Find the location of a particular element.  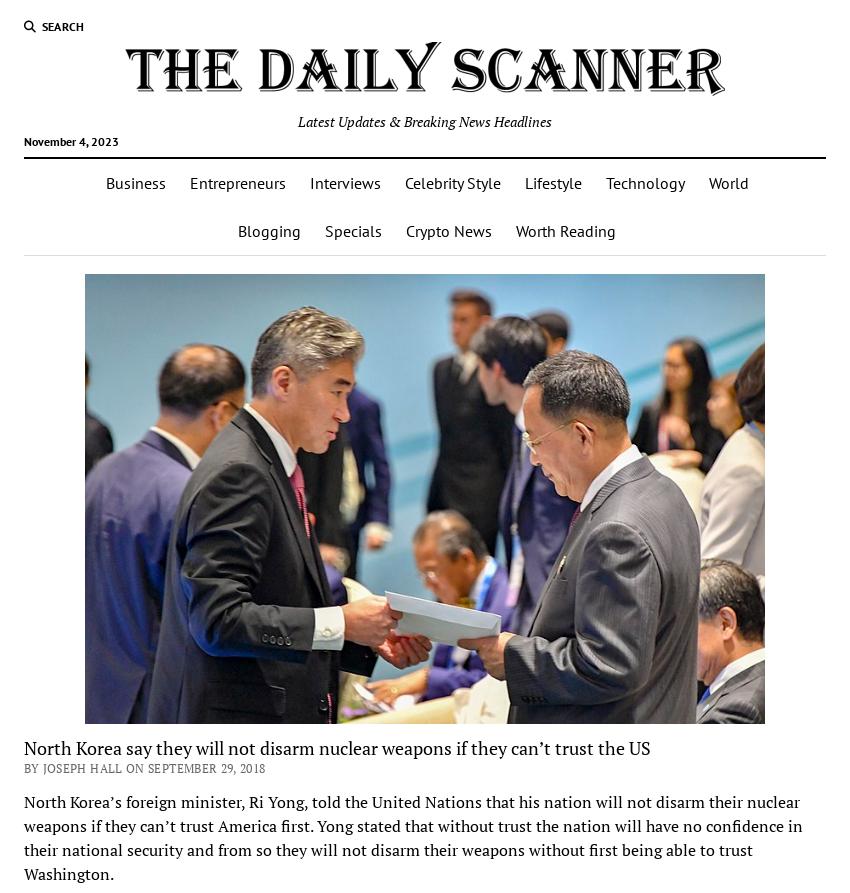

'Business' is located at coordinates (134, 180).